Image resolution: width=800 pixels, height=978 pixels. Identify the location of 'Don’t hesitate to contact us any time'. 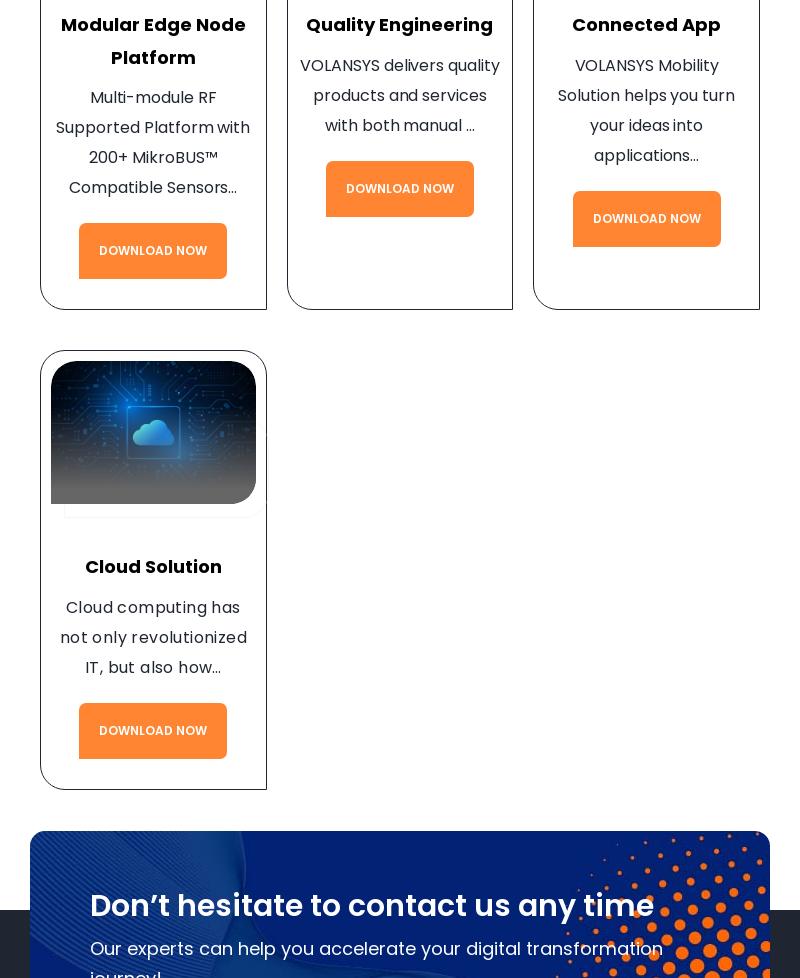
(371, 904).